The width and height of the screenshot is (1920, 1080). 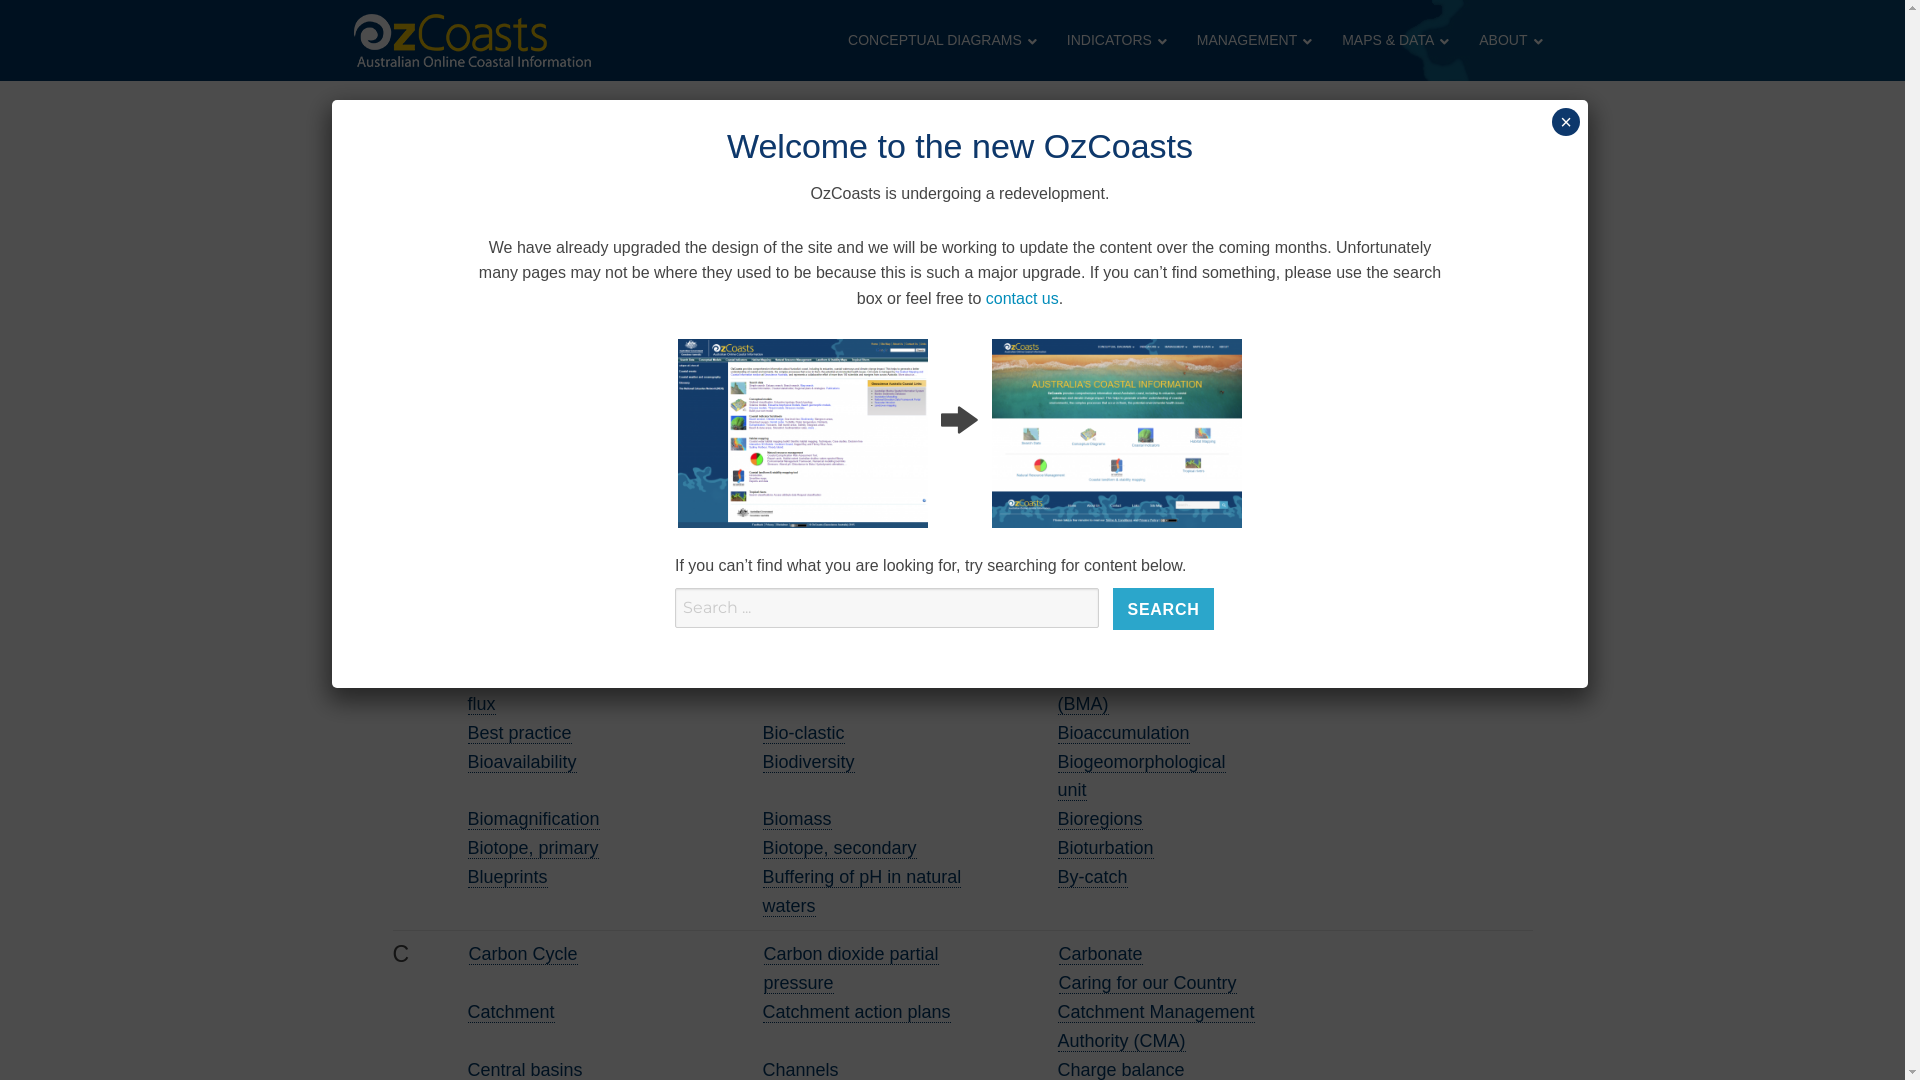 I want to click on 'Carbon Cycle', so click(x=522, y=953).